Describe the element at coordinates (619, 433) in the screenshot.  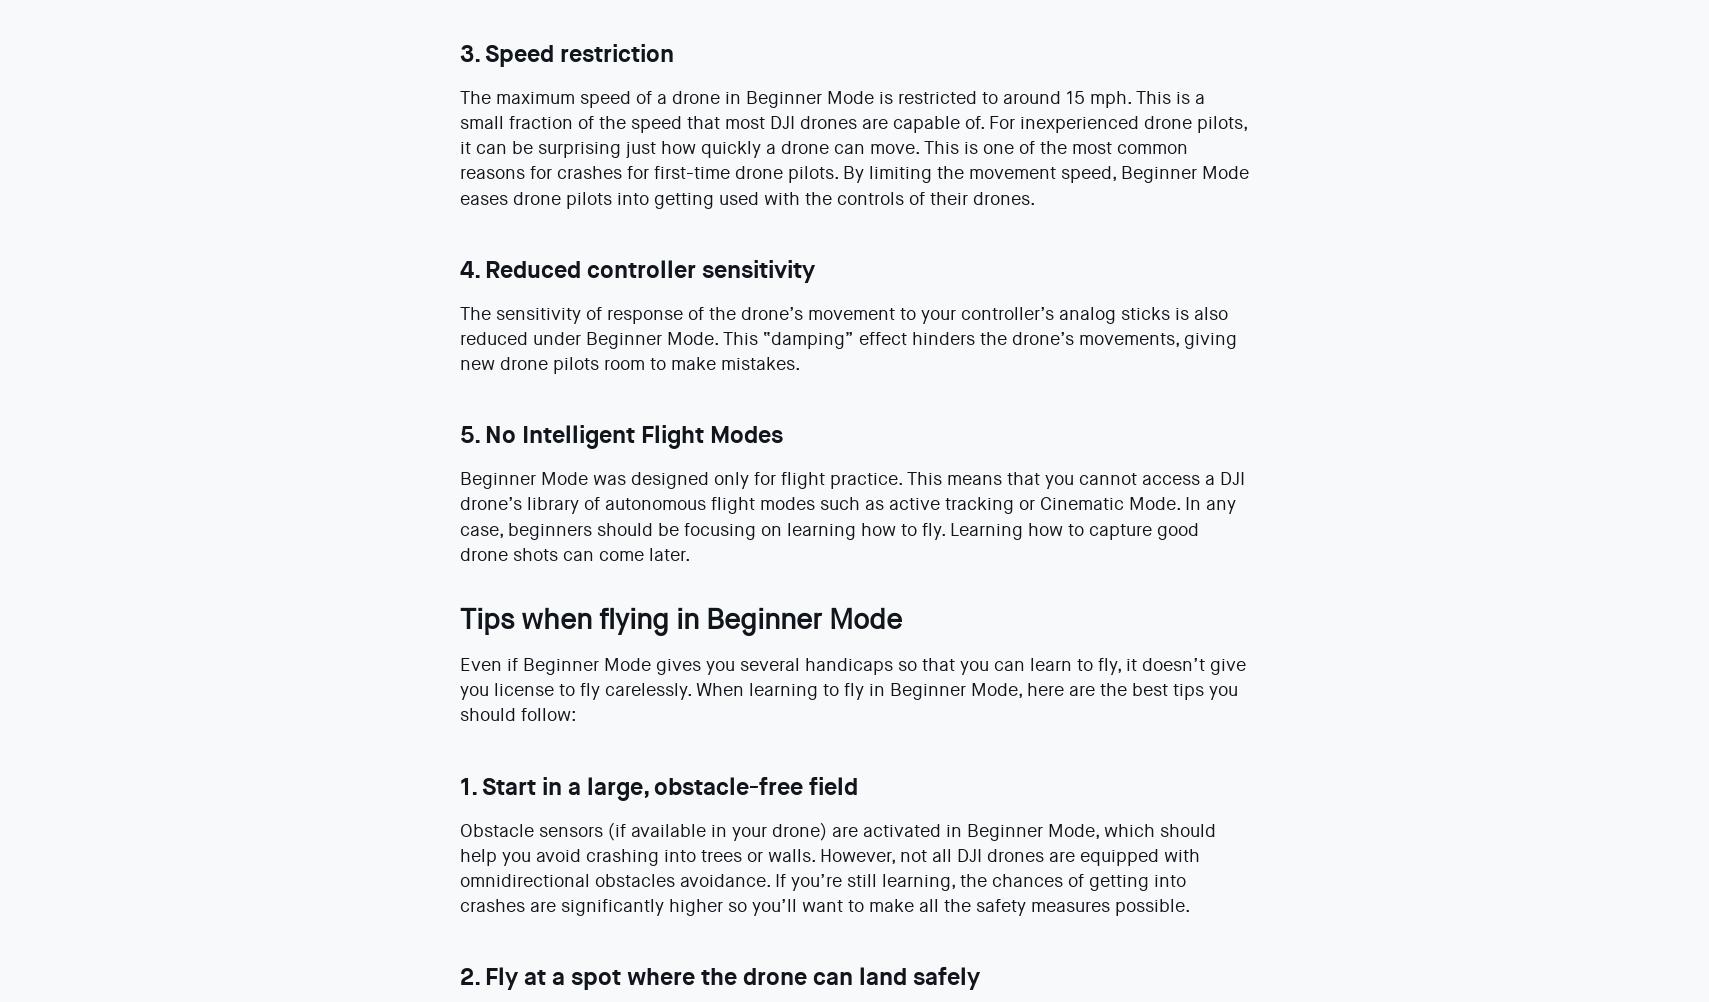
I see `'5. No Intelligent Flight Modes'` at that location.